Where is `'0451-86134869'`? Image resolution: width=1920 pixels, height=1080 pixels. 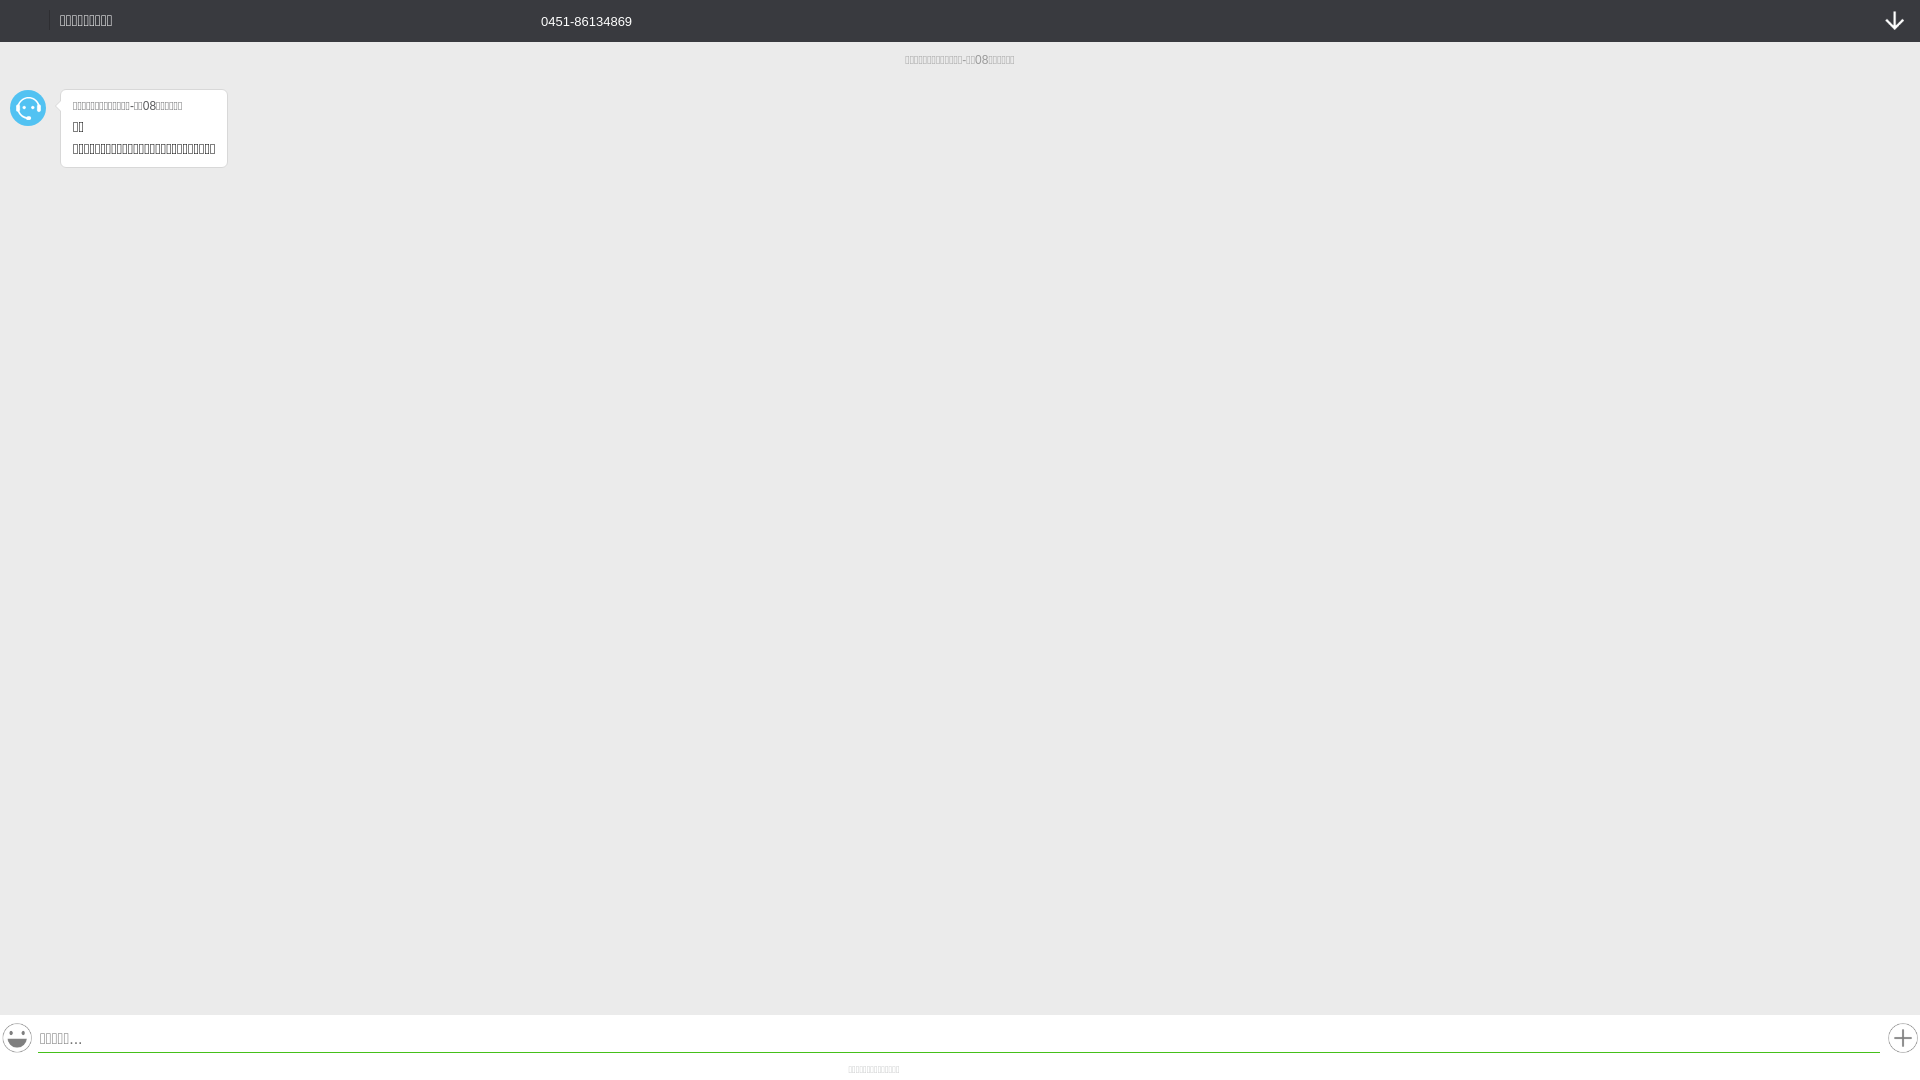
'0451-86134869' is located at coordinates (571, 19).